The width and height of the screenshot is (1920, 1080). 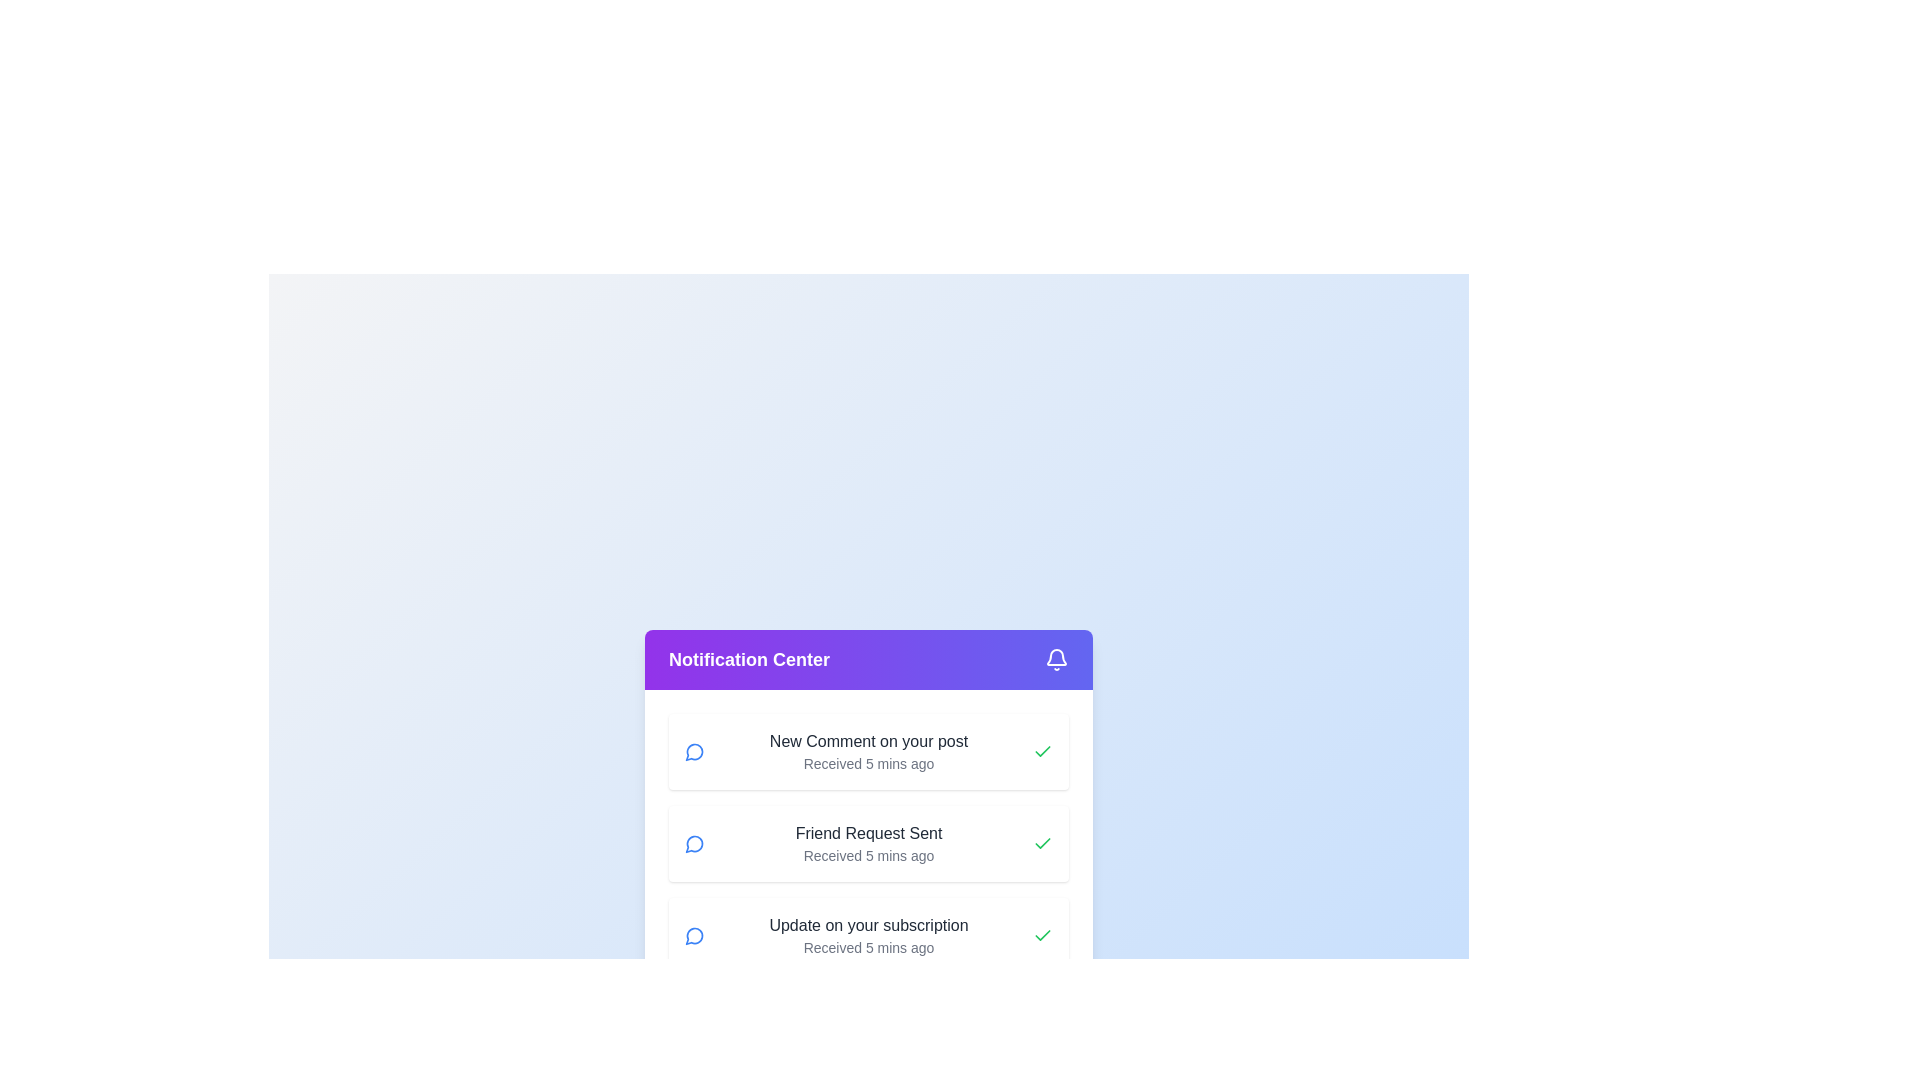 What do you see at coordinates (1041, 752) in the screenshot?
I see `the notification card containing the icon that signifies an acknowledged notification for 'New Comment on your post', located at the far-right edge of the card` at bounding box center [1041, 752].